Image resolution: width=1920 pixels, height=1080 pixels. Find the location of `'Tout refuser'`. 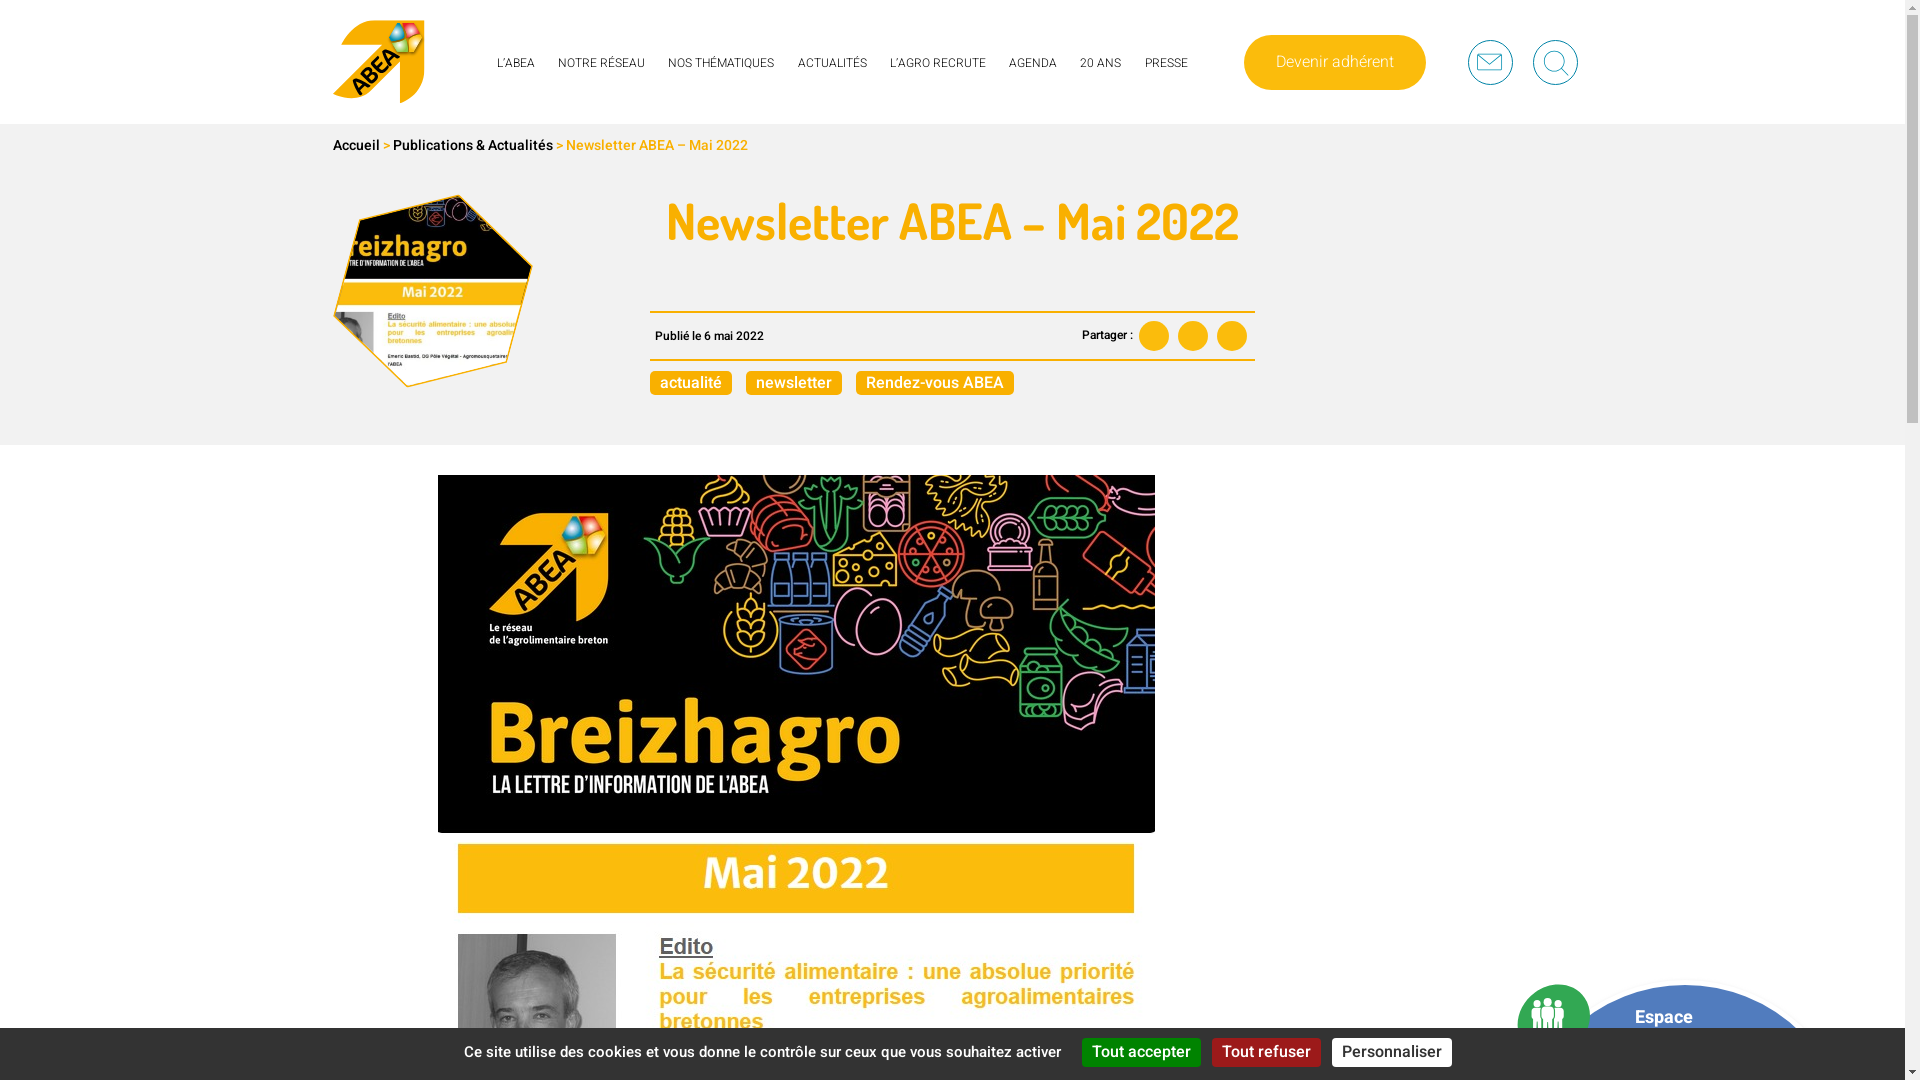

'Tout refuser' is located at coordinates (1210, 1051).